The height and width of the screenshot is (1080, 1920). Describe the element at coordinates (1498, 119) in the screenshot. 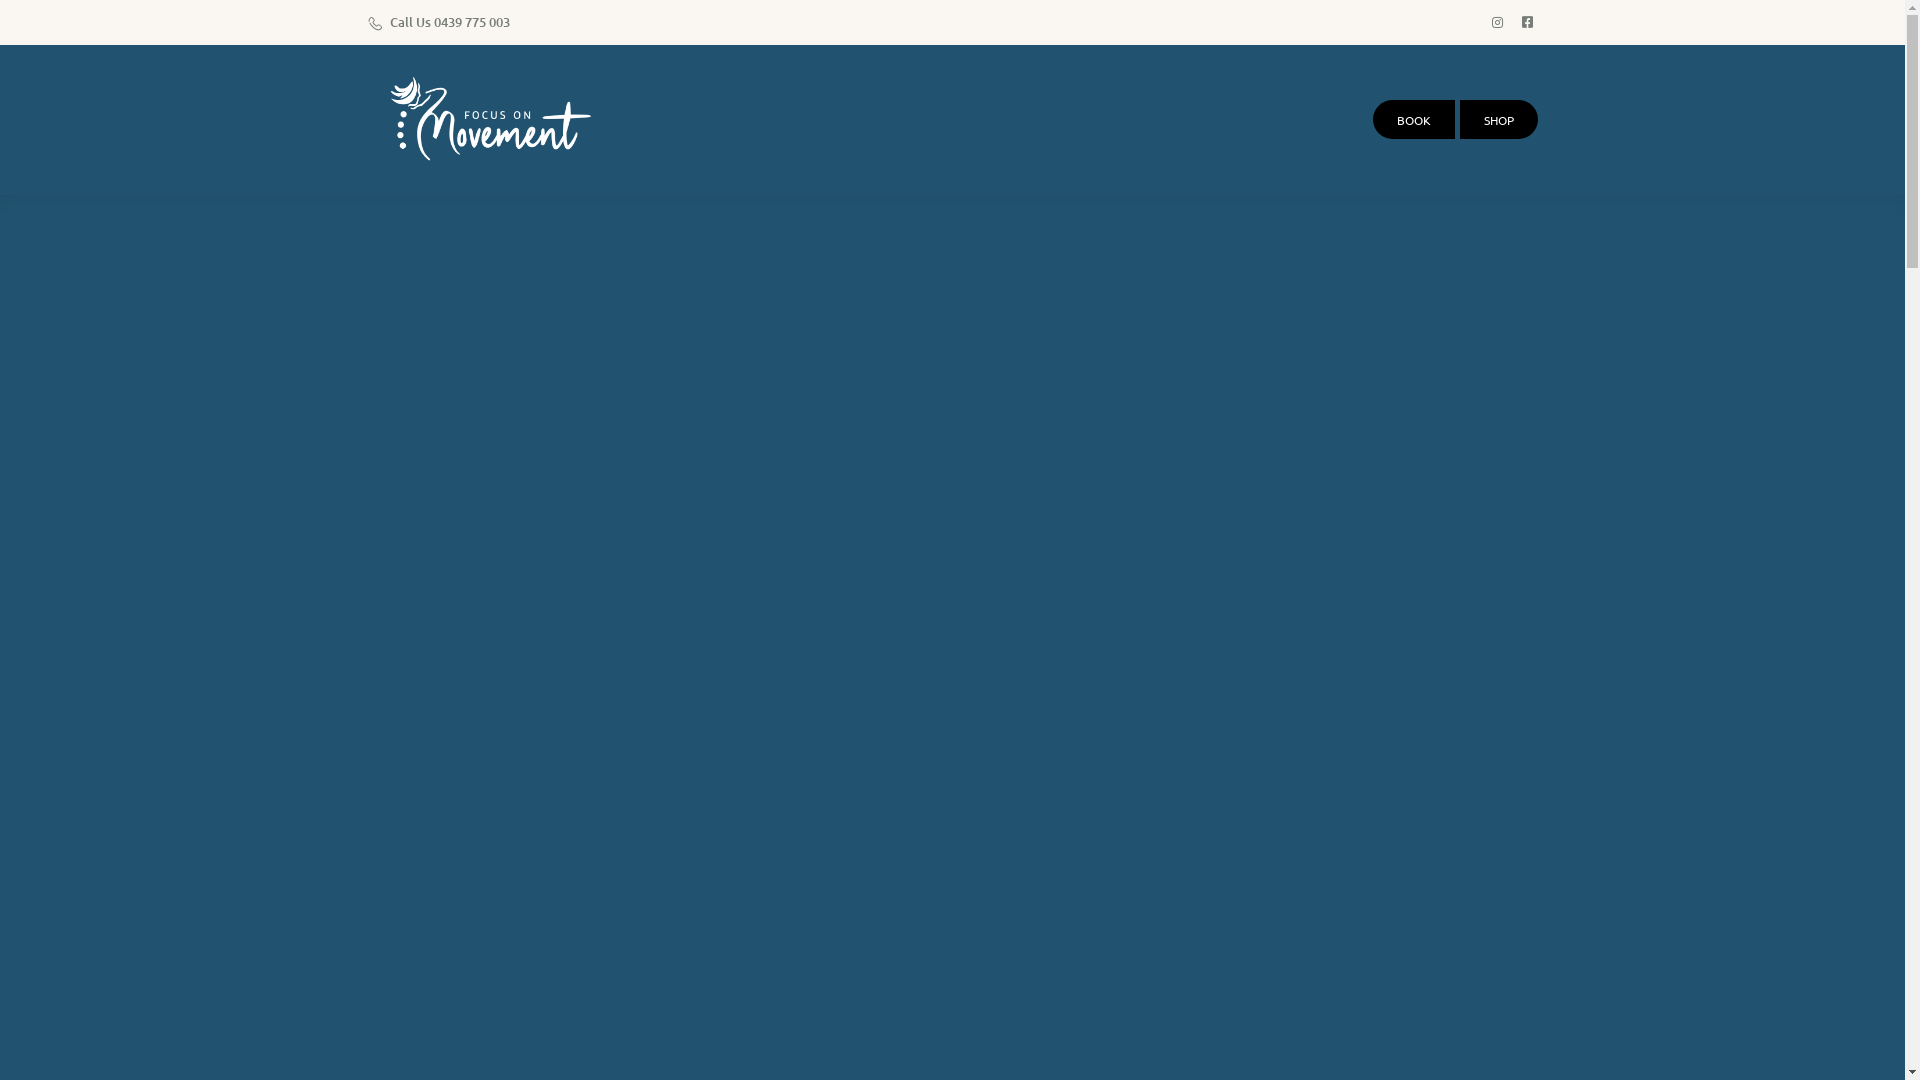

I see `'SHOP'` at that location.